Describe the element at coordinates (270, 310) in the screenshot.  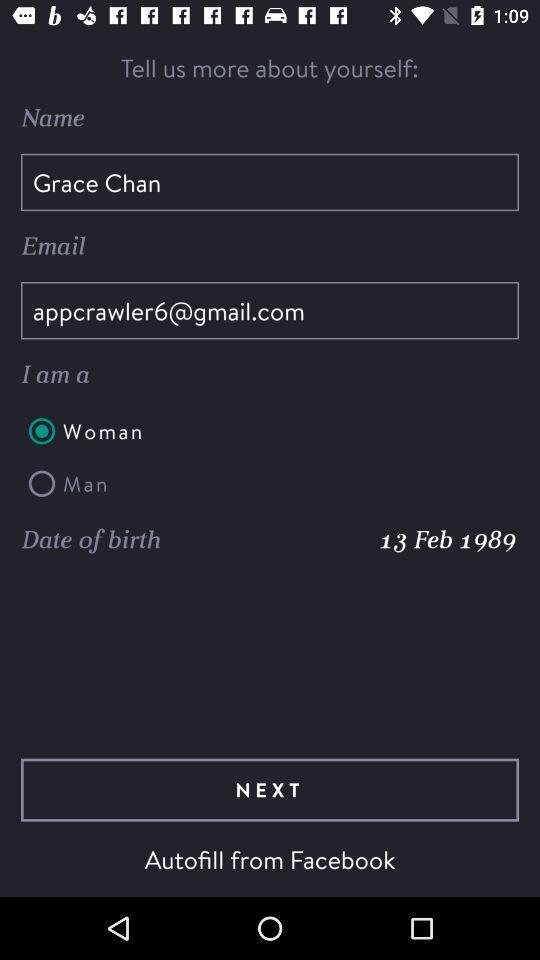
I see `icon above i am a` at that location.